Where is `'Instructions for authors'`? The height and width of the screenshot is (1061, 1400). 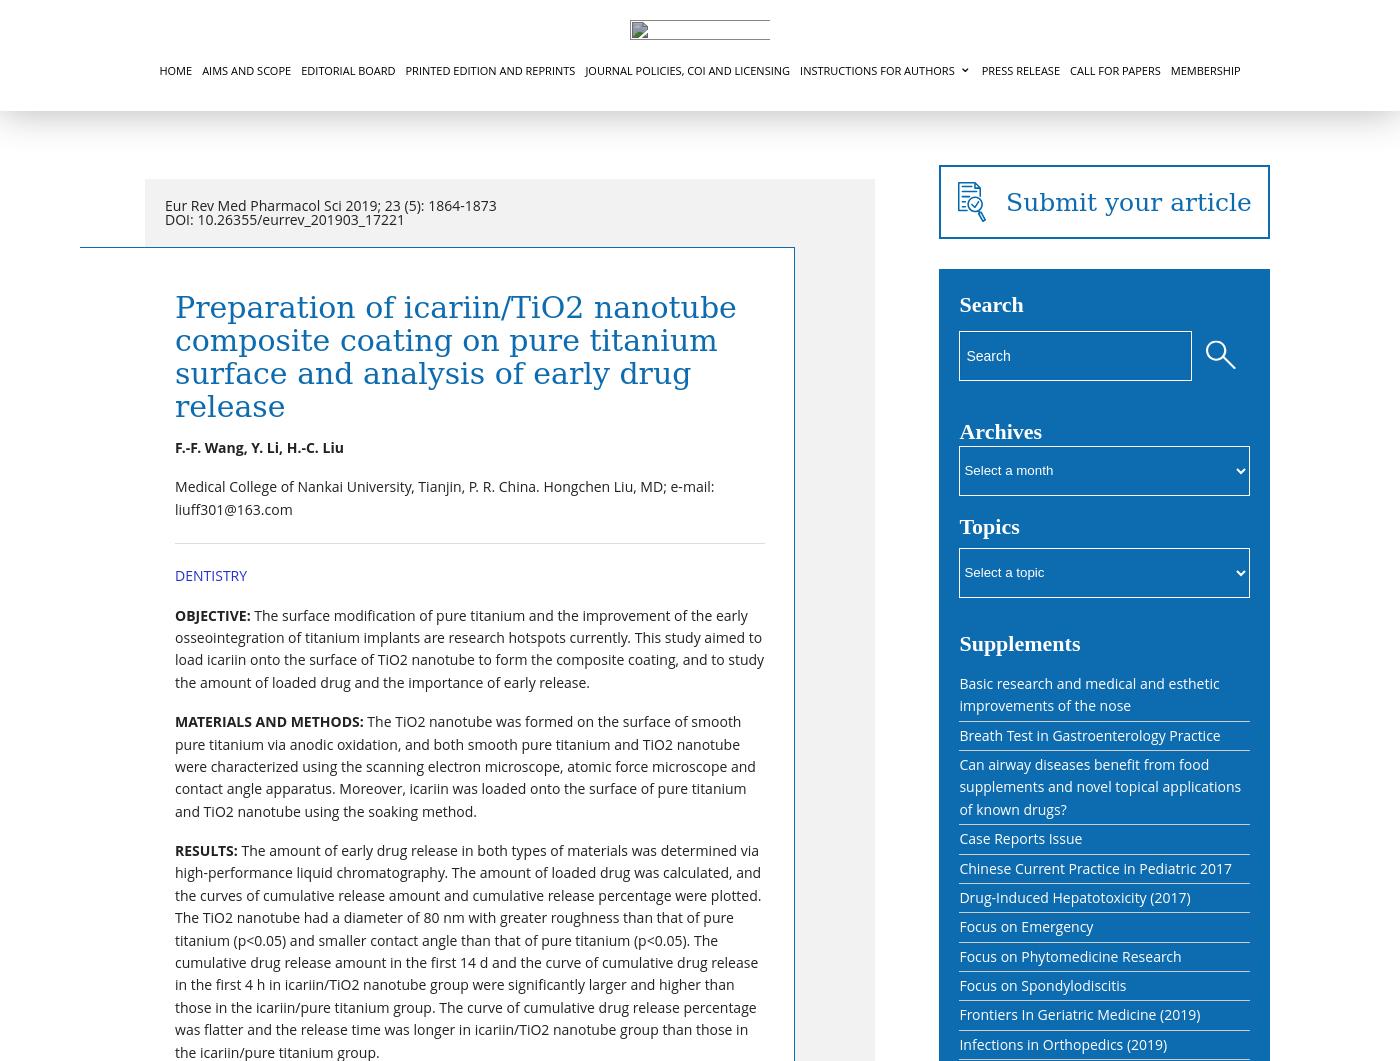
'Instructions for authors' is located at coordinates (875, 70).